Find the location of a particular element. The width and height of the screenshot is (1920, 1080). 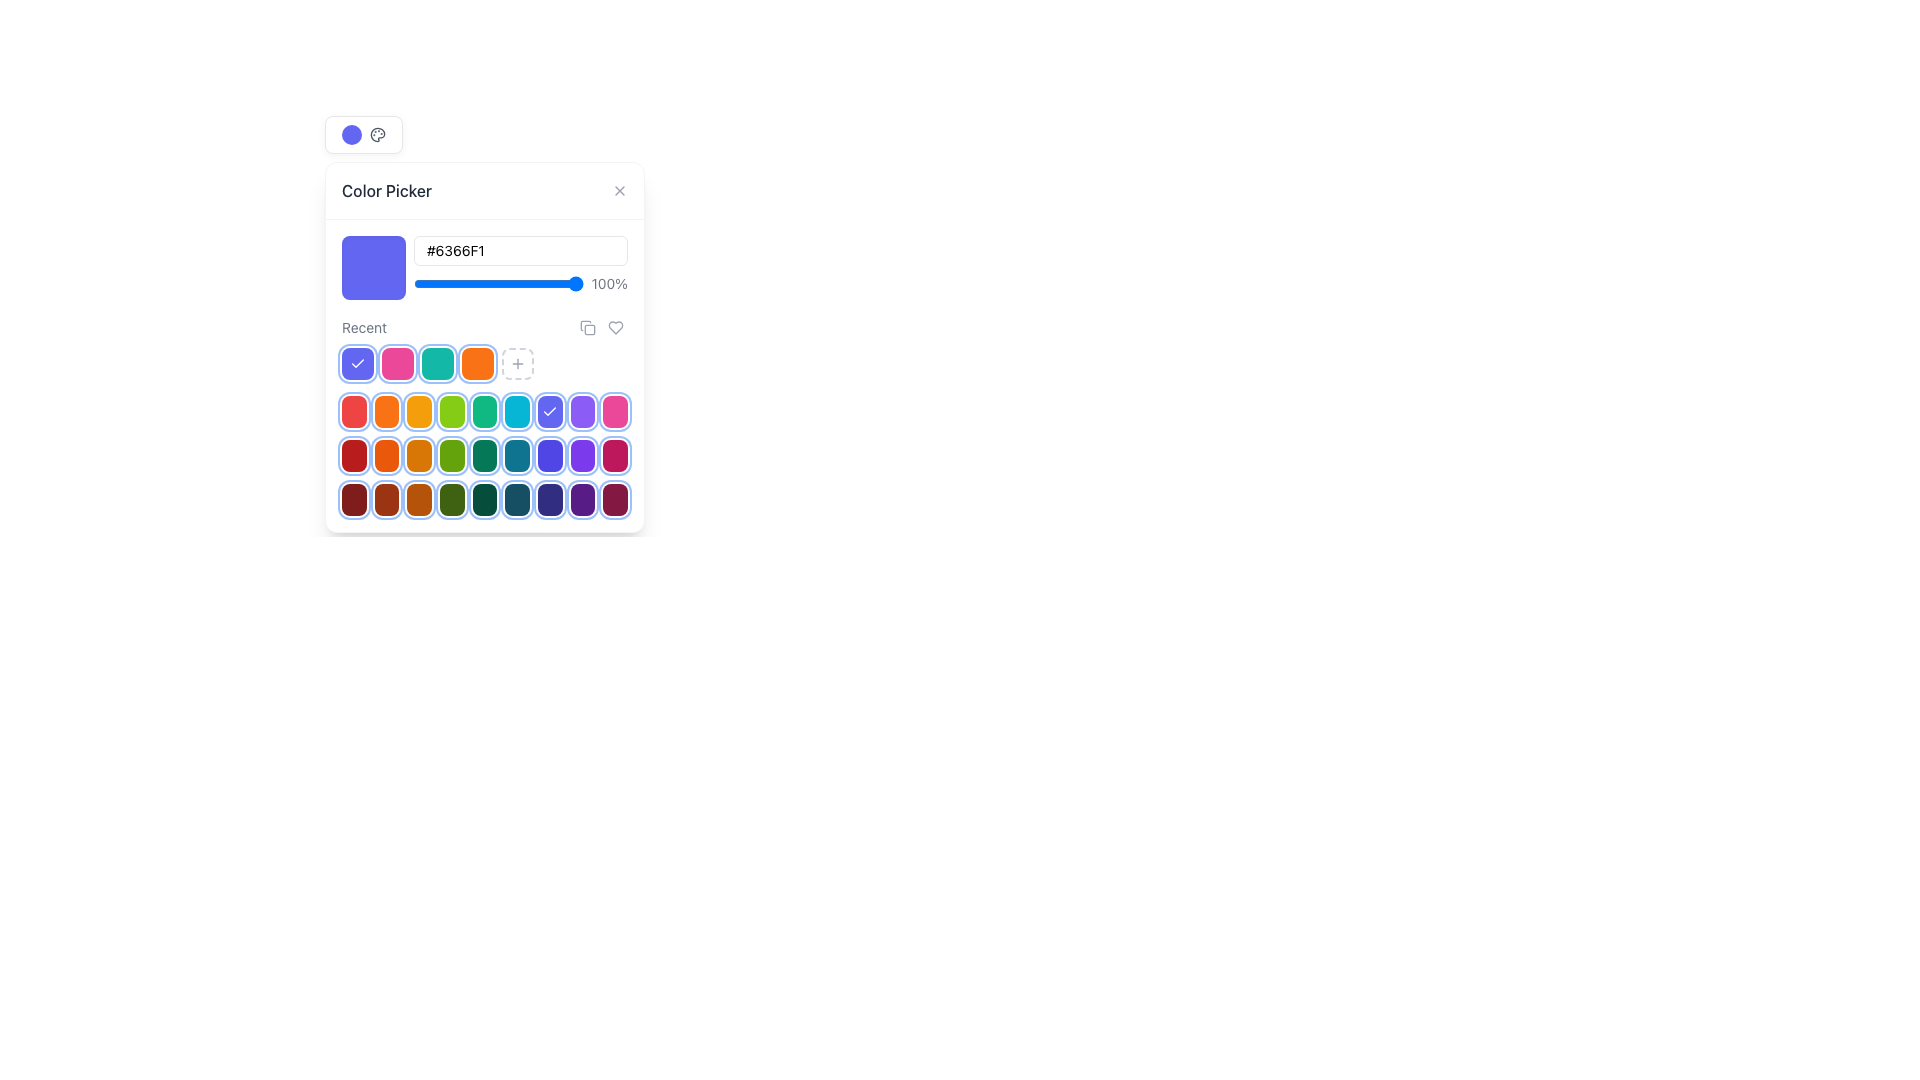

the first color selection button in the color picker dialog is located at coordinates (354, 455).